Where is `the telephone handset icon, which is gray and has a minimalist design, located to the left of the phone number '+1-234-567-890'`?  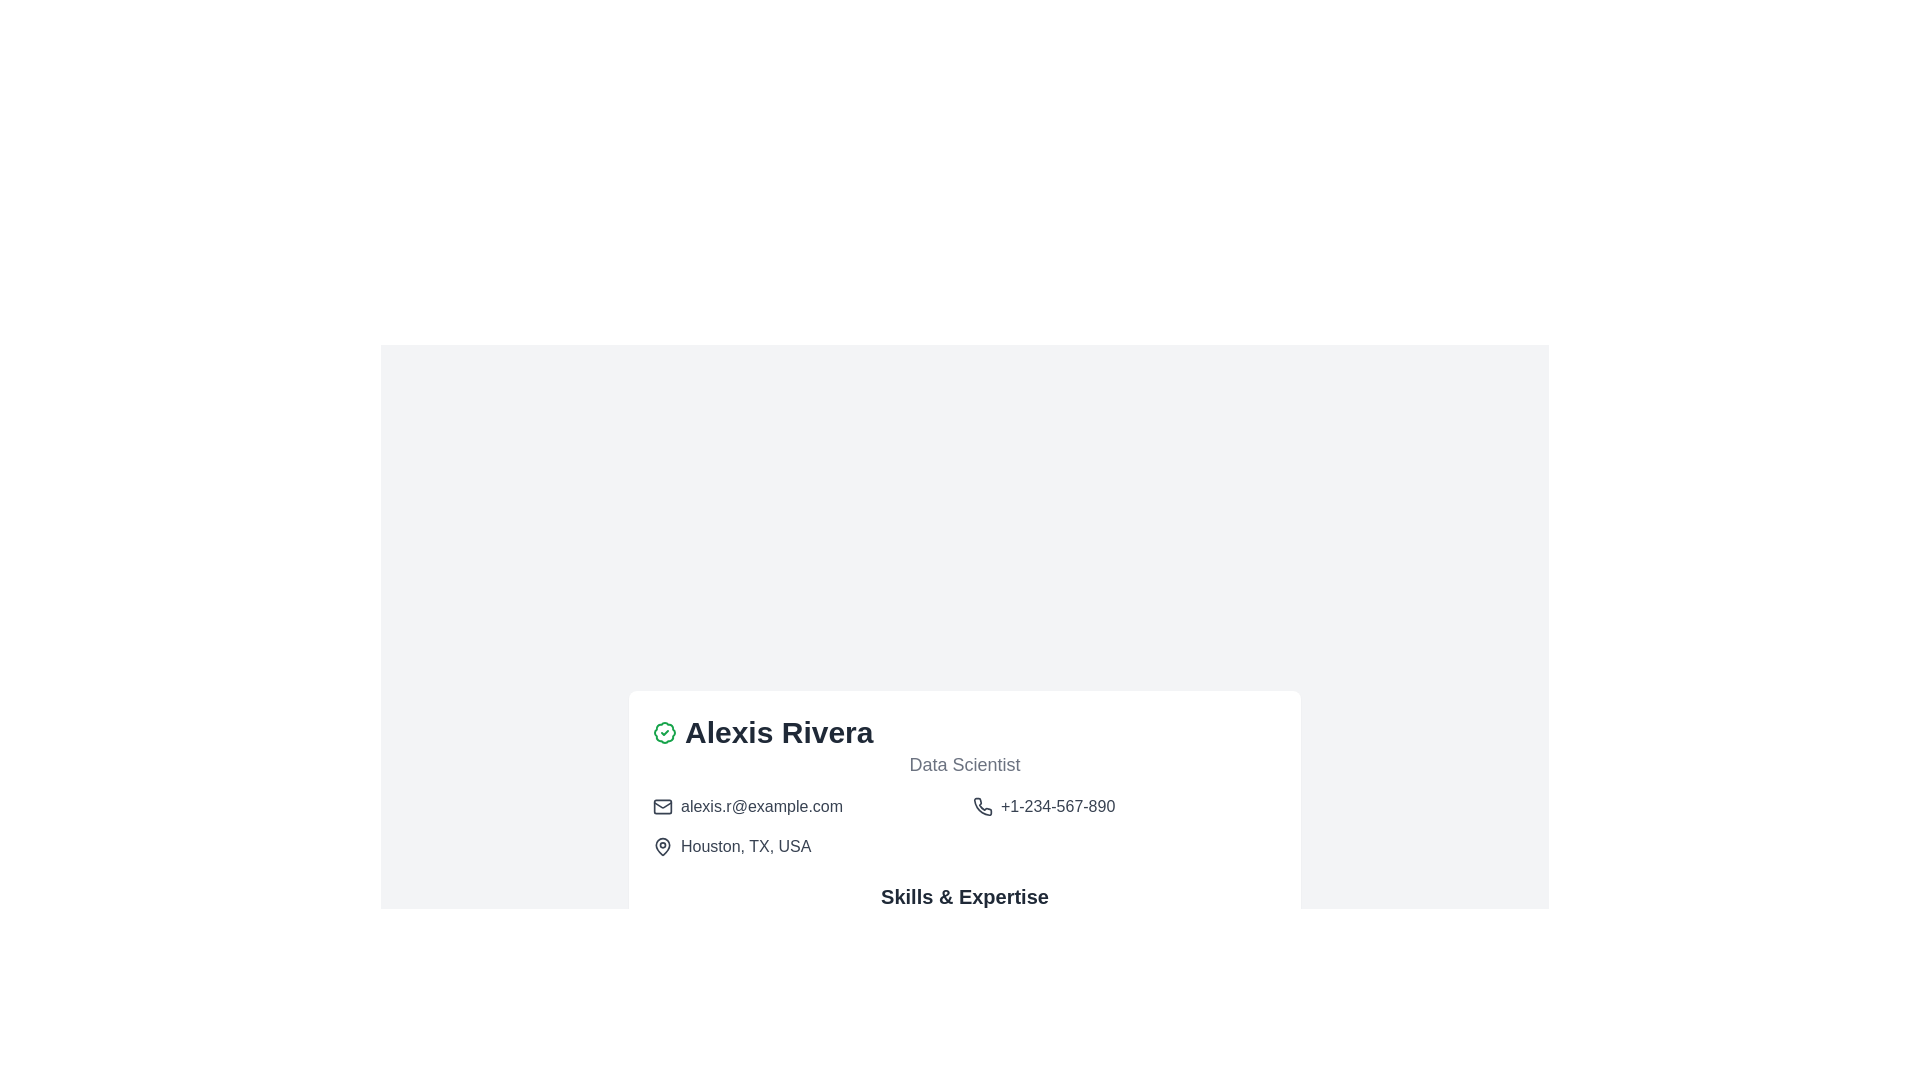
the telephone handset icon, which is gray and has a minimalist design, located to the left of the phone number '+1-234-567-890' is located at coordinates (983, 805).